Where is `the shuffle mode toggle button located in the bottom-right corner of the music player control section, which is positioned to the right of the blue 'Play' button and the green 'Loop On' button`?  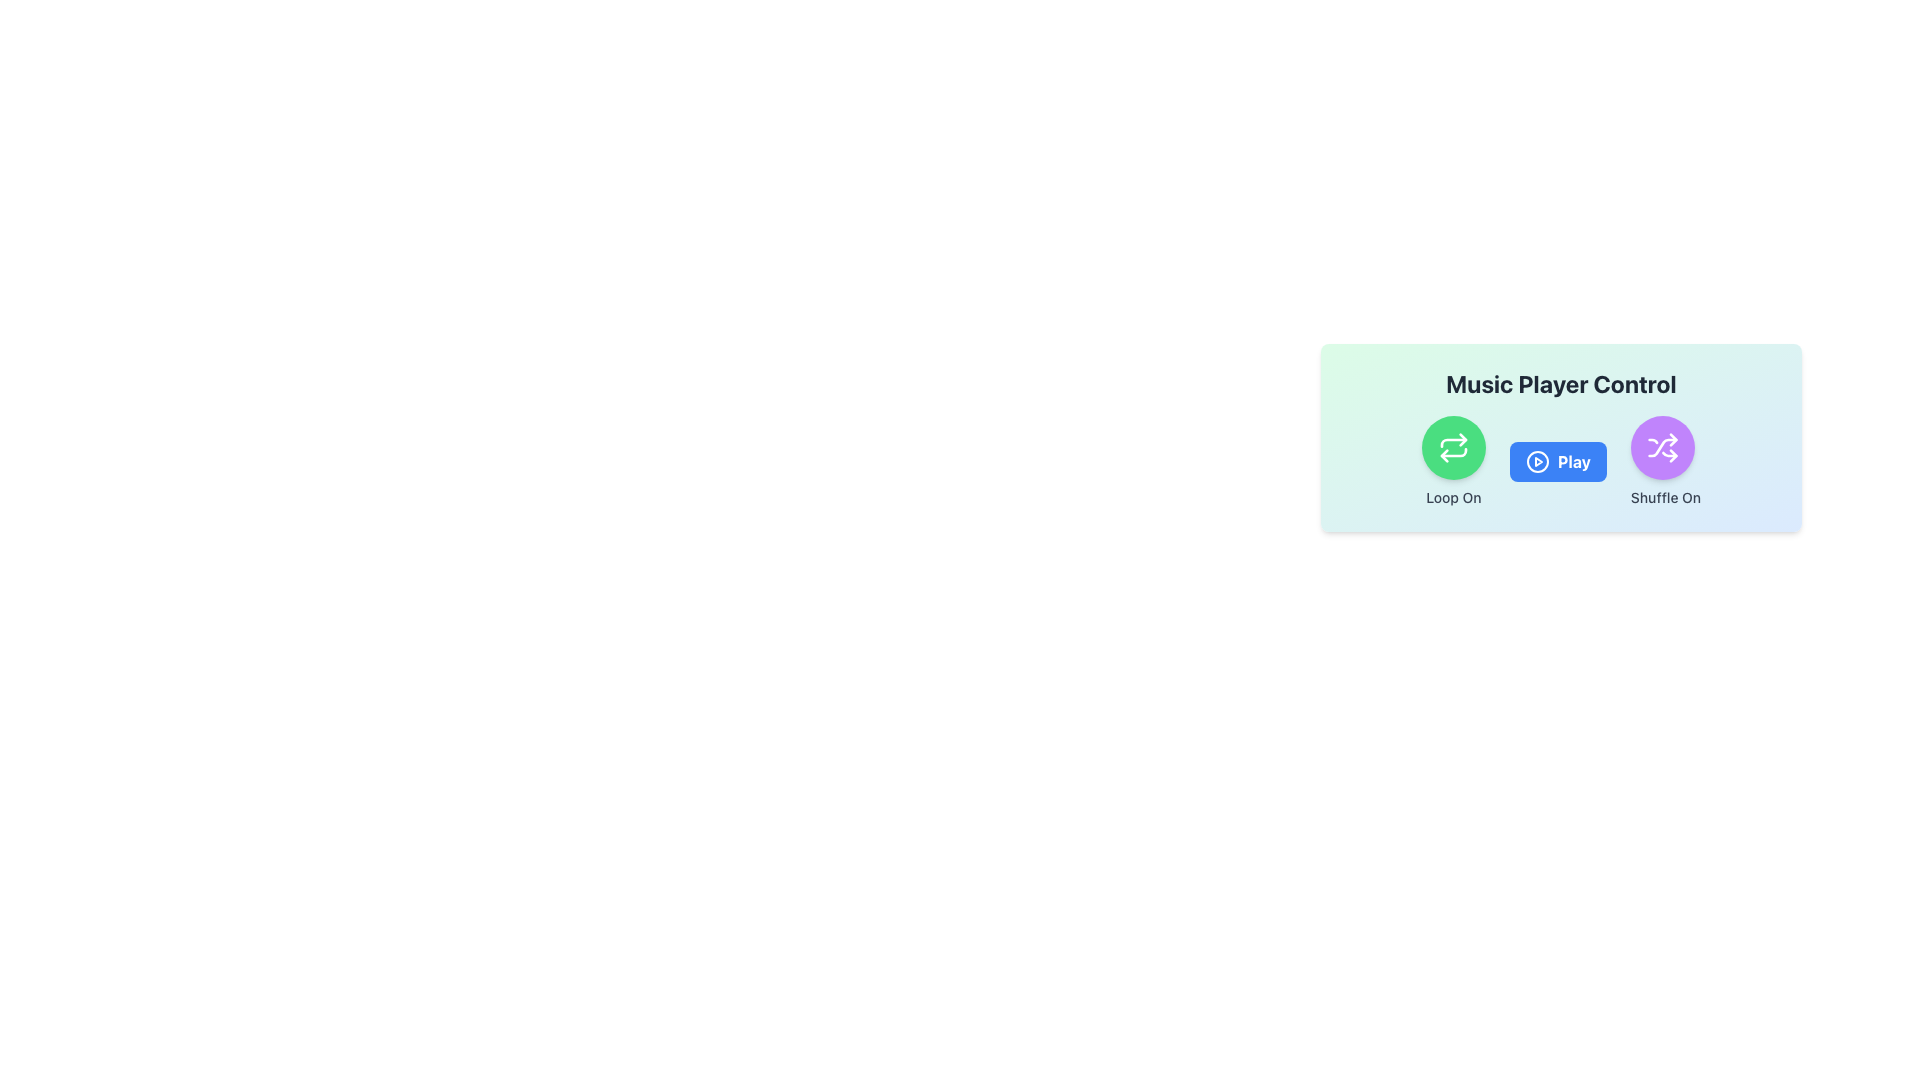 the shuffle mode toggle button located in the bottom-right corner of the music player control section, which is positioned to the right of the blue 'Play' button and the green 'Loop On' button is located at coordinates (1665, 462).